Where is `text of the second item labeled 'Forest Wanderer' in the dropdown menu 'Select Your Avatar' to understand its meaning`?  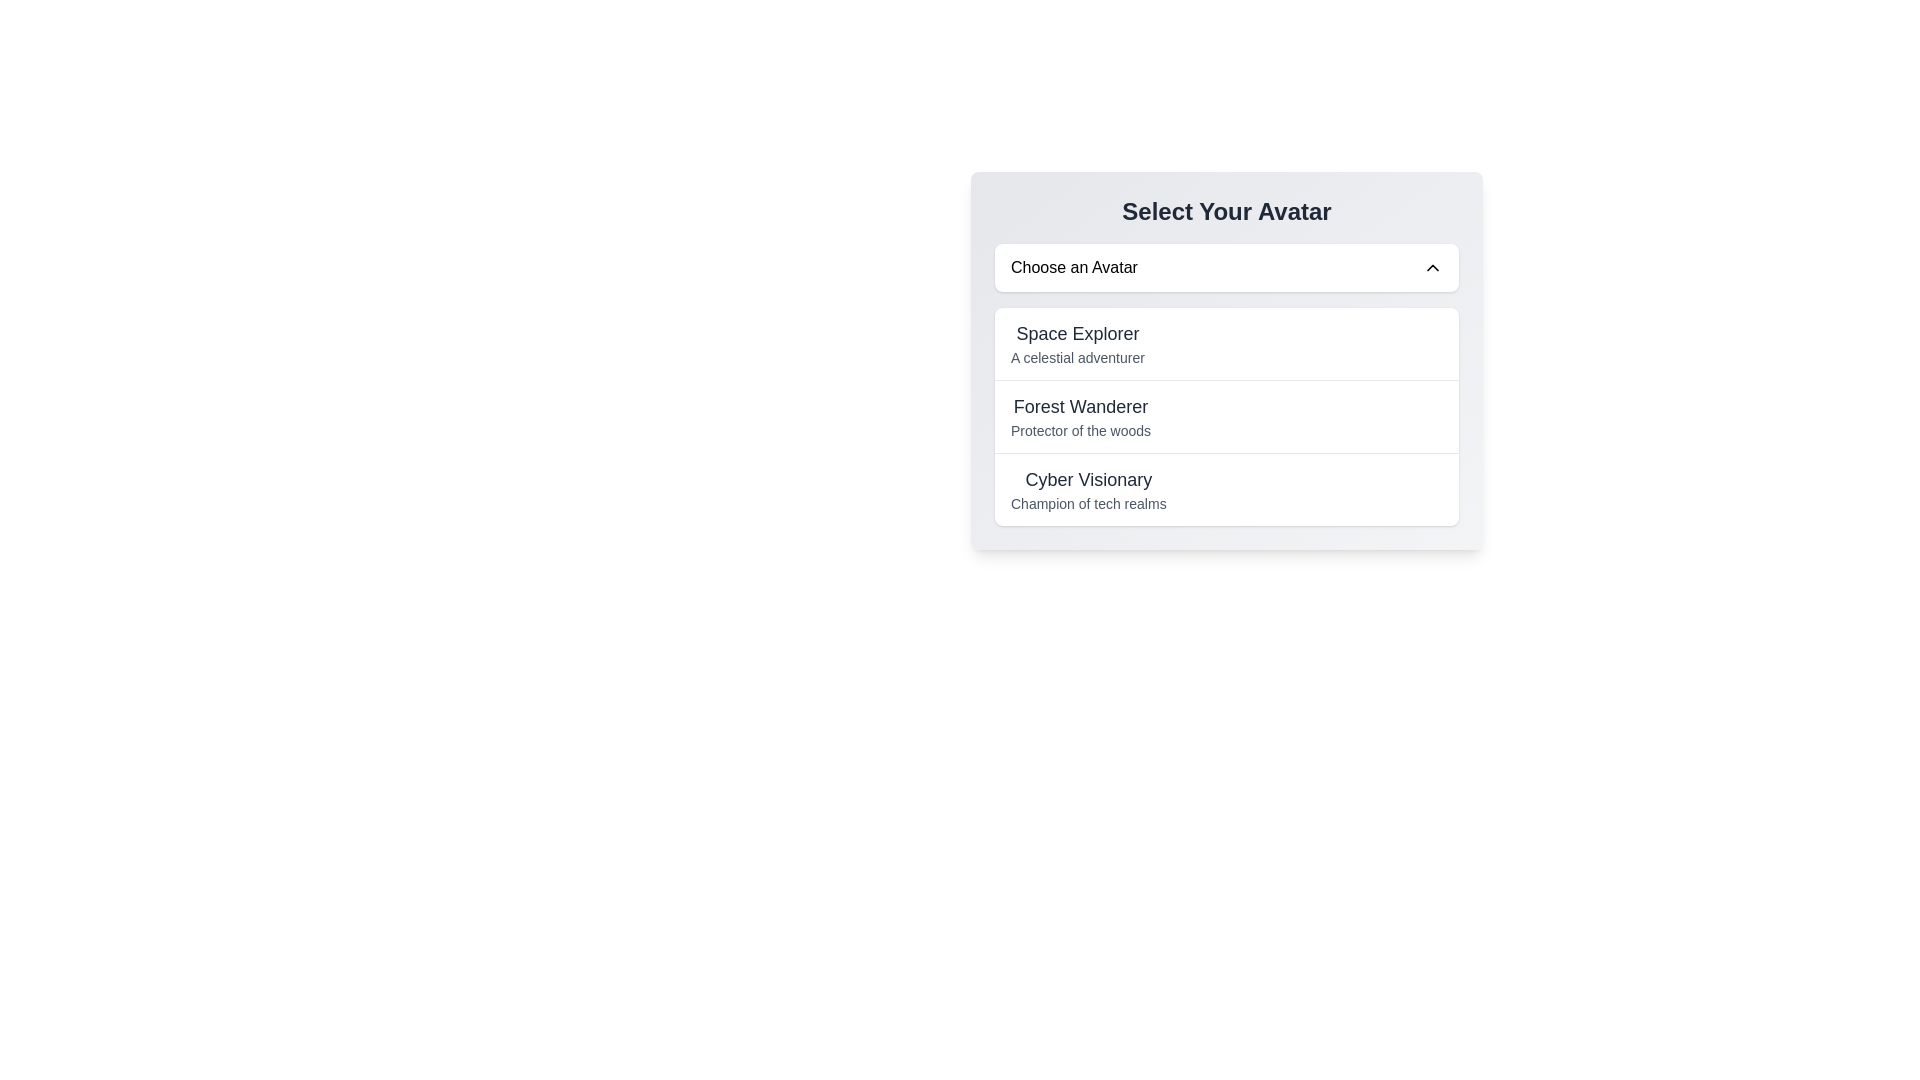
text of the second item labeled 'Forest Wanderer' in the dropdown menu 'Select Your Avatar' to understand its meaning is located at coordinates (1079, 415).